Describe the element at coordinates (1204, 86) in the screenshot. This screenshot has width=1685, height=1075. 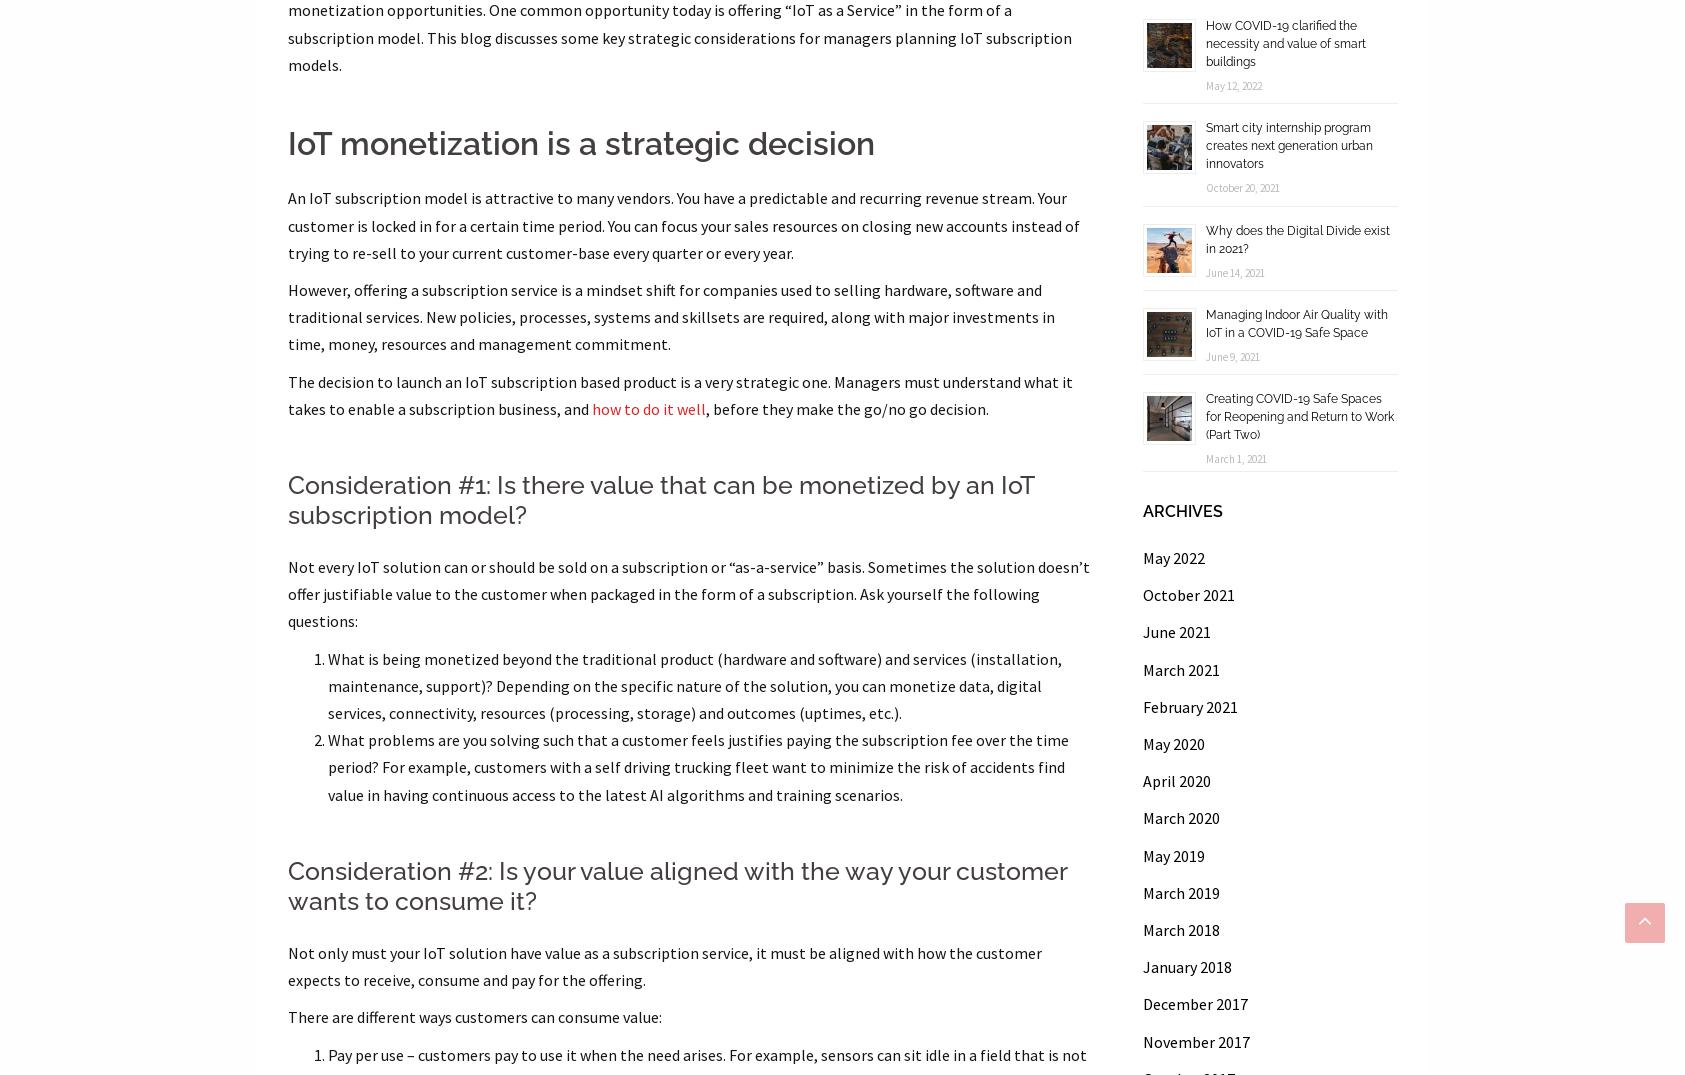
I see `'May 12, 2022'` at that location.